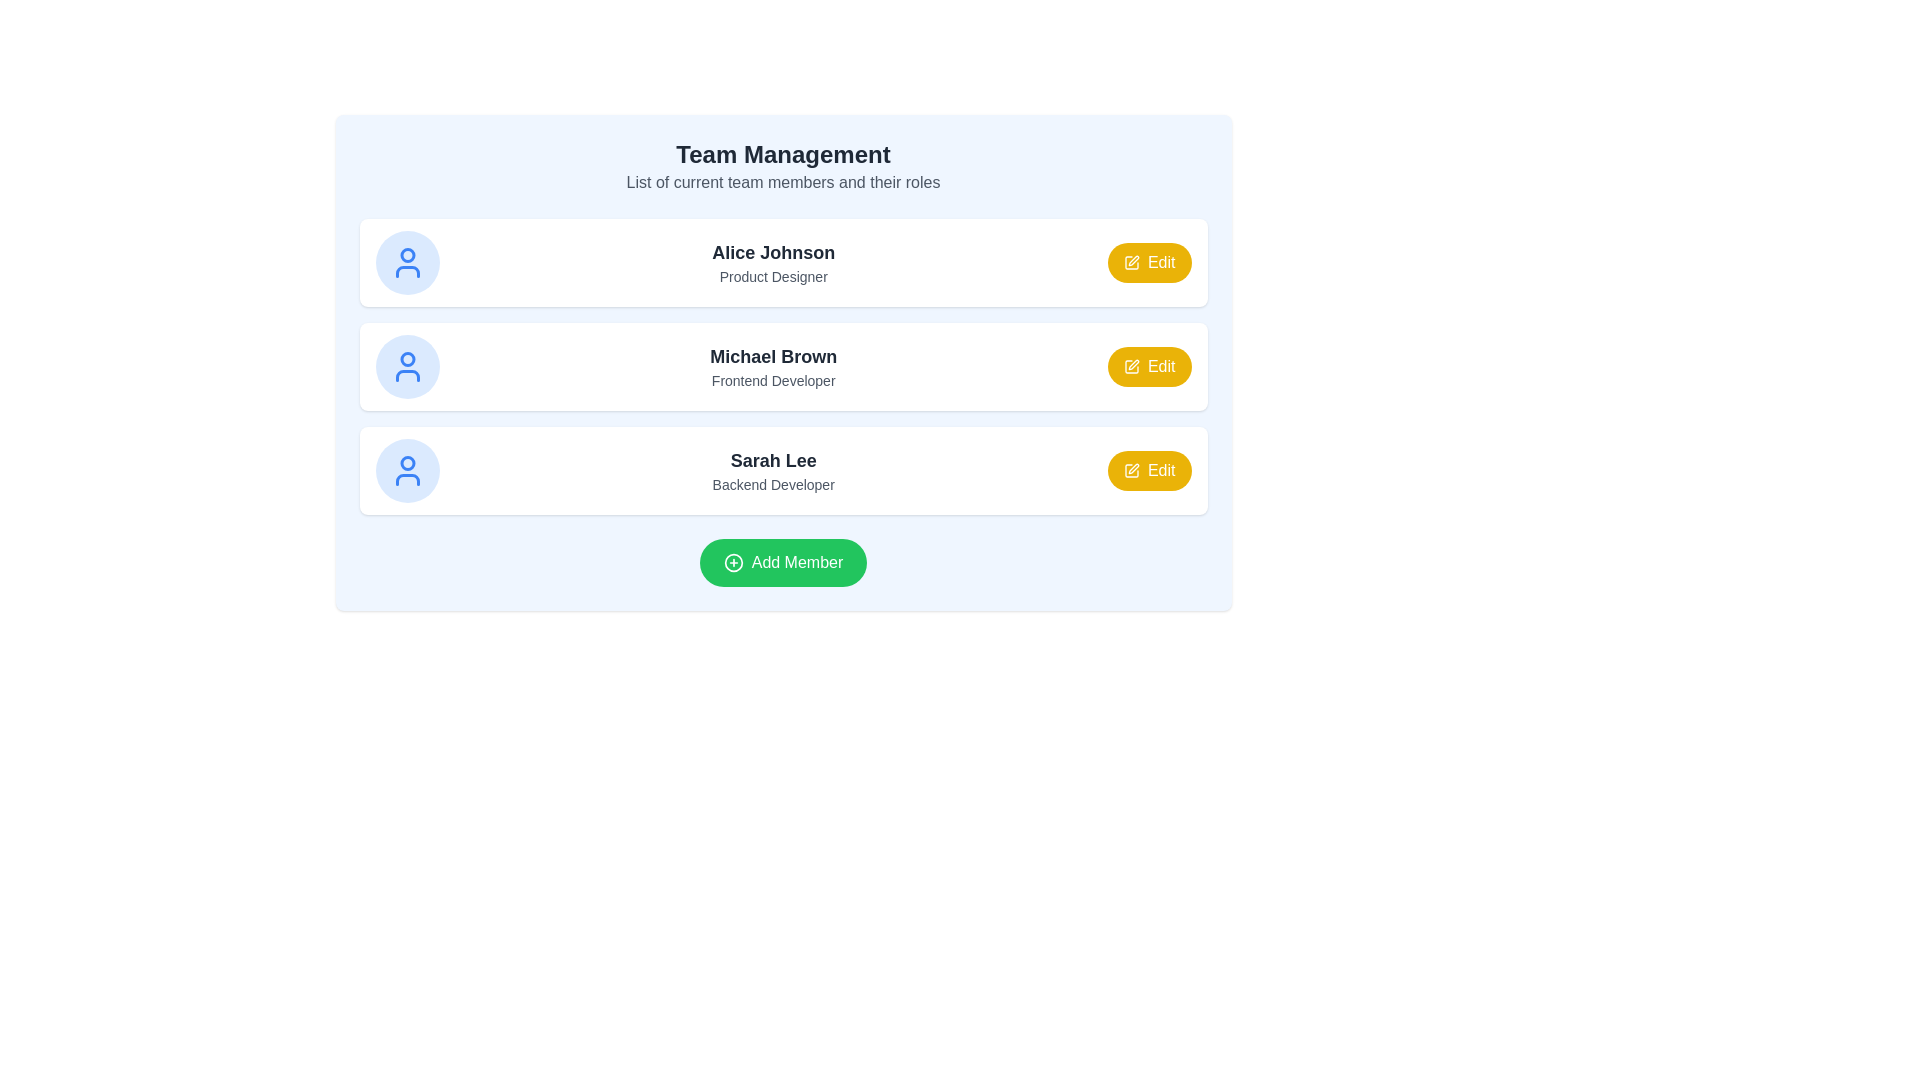 The height and width of the screenshot is (1080, 1920). I want to click on the small blue circular head of the user icon located at the top-left of the 'Alice Johnson' team member card, so click(406, 254).